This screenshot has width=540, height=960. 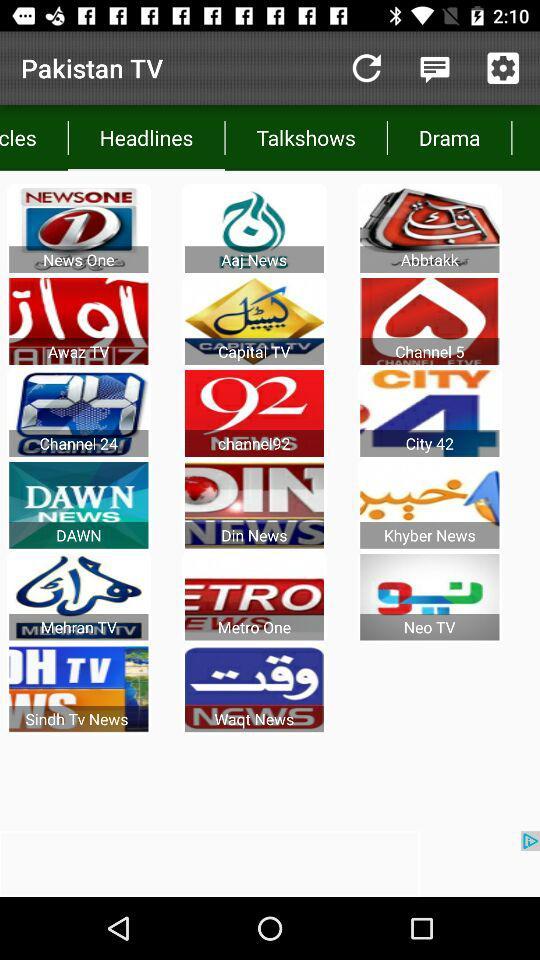 What do you see at coordinates (145, 136) in the screenshot?
I see `icon next to articles` at bounding box center [145, 136].